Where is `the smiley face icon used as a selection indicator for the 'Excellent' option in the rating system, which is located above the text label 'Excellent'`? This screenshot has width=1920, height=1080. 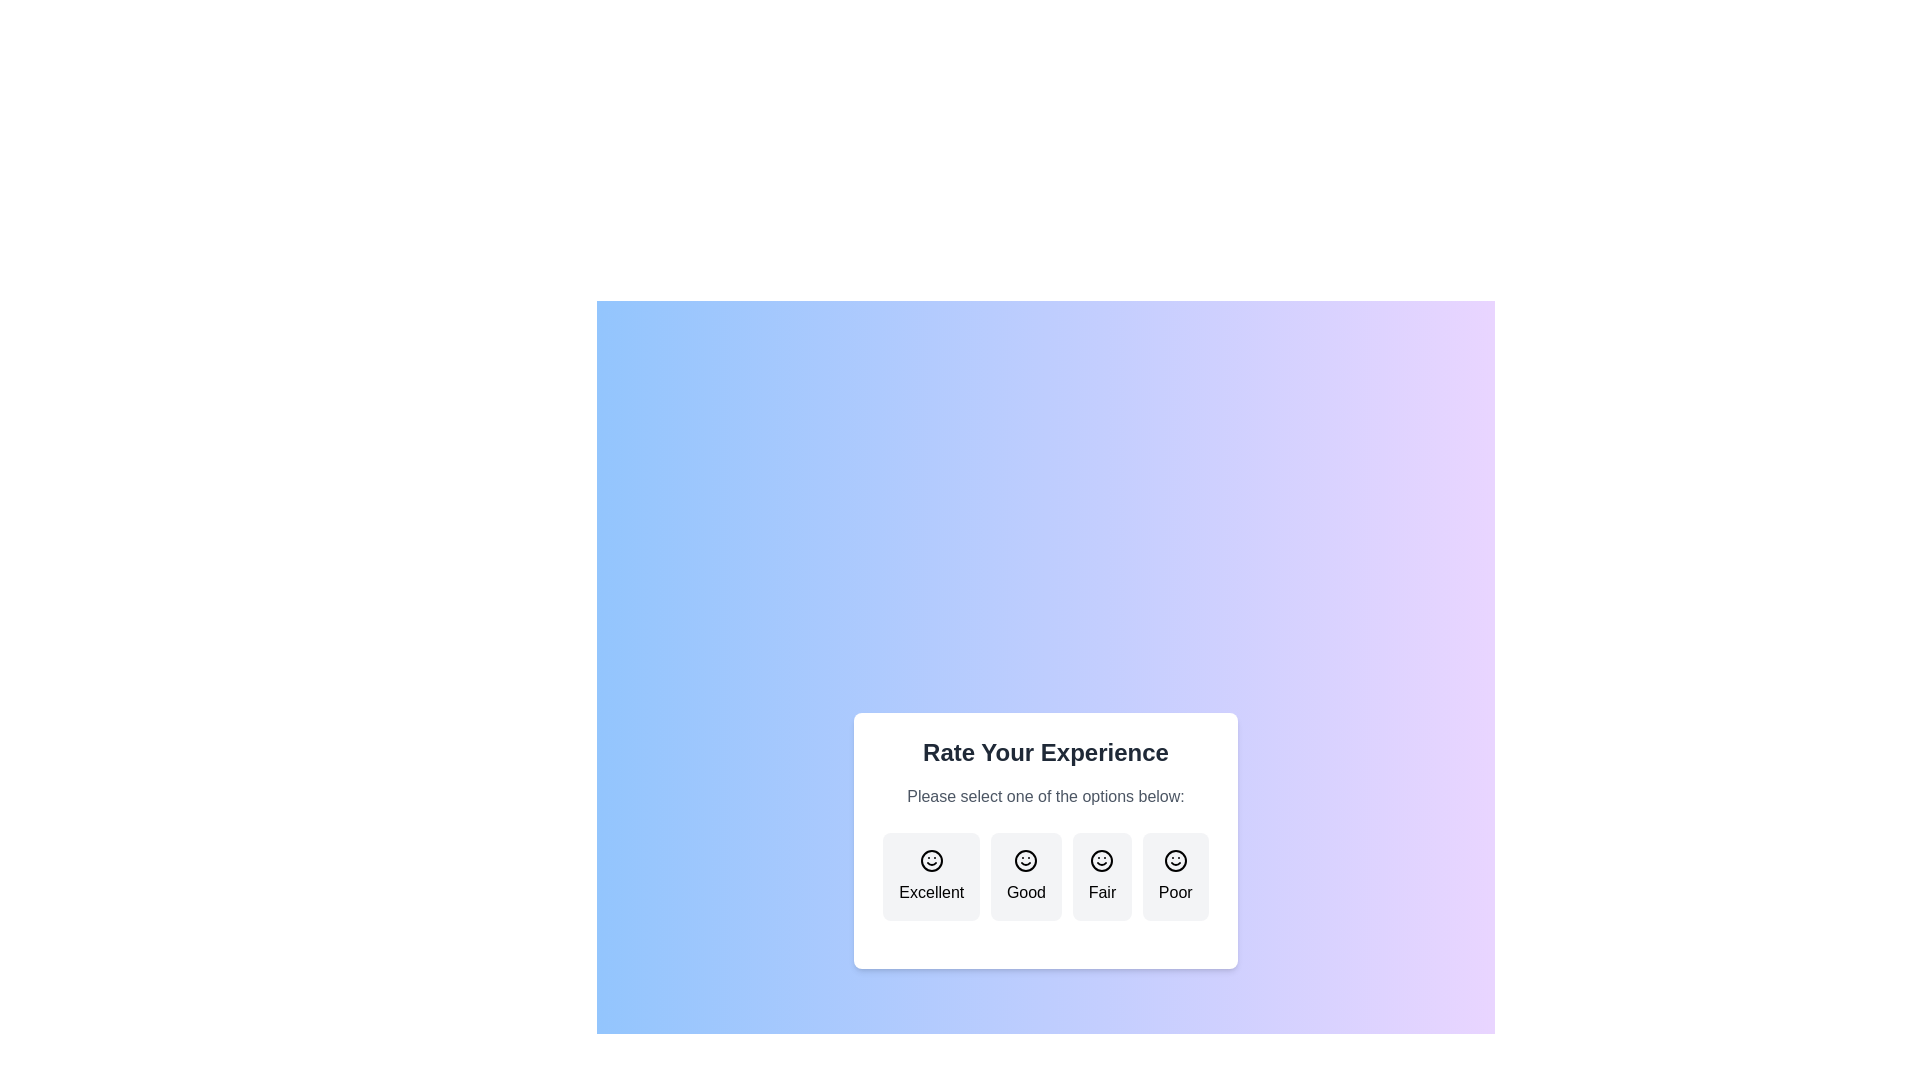 the smiley face icon used as a selection indicator for the 'Excellent' option in the rating system, which is located above the text label 'Excellent' is located at coordinates (930, 859).